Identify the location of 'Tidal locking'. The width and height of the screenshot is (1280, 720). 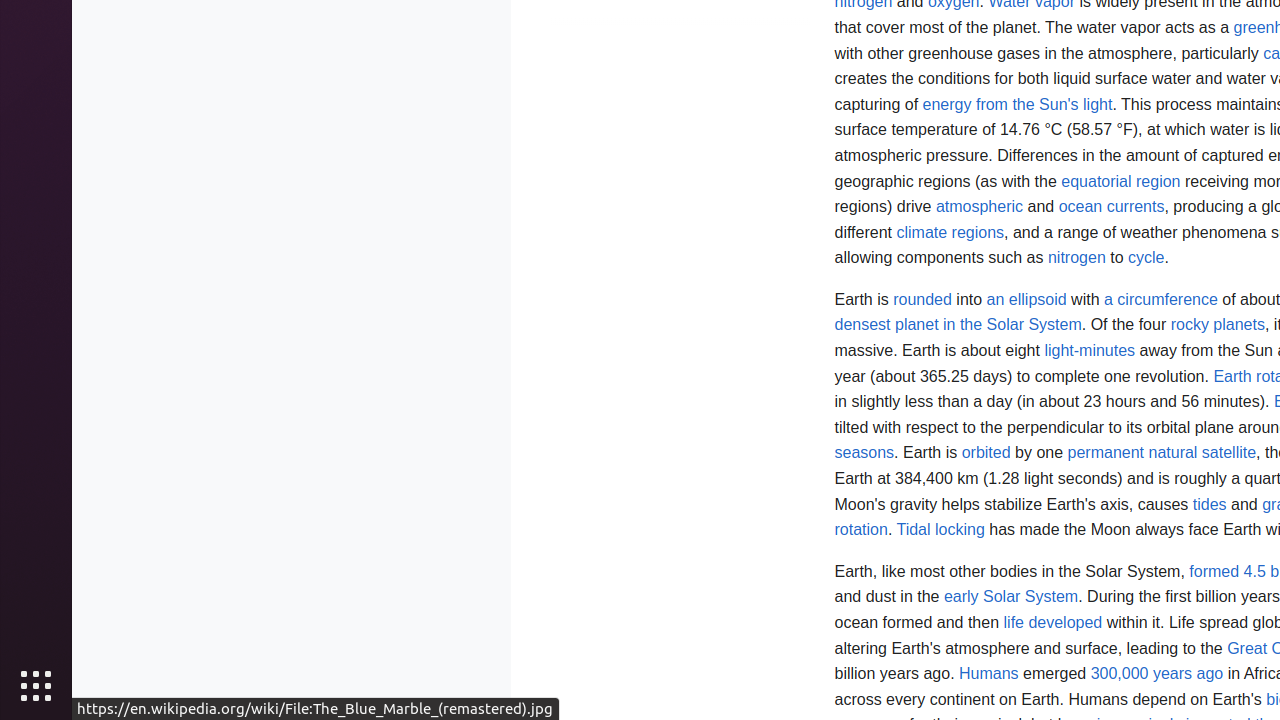
(939, 528).